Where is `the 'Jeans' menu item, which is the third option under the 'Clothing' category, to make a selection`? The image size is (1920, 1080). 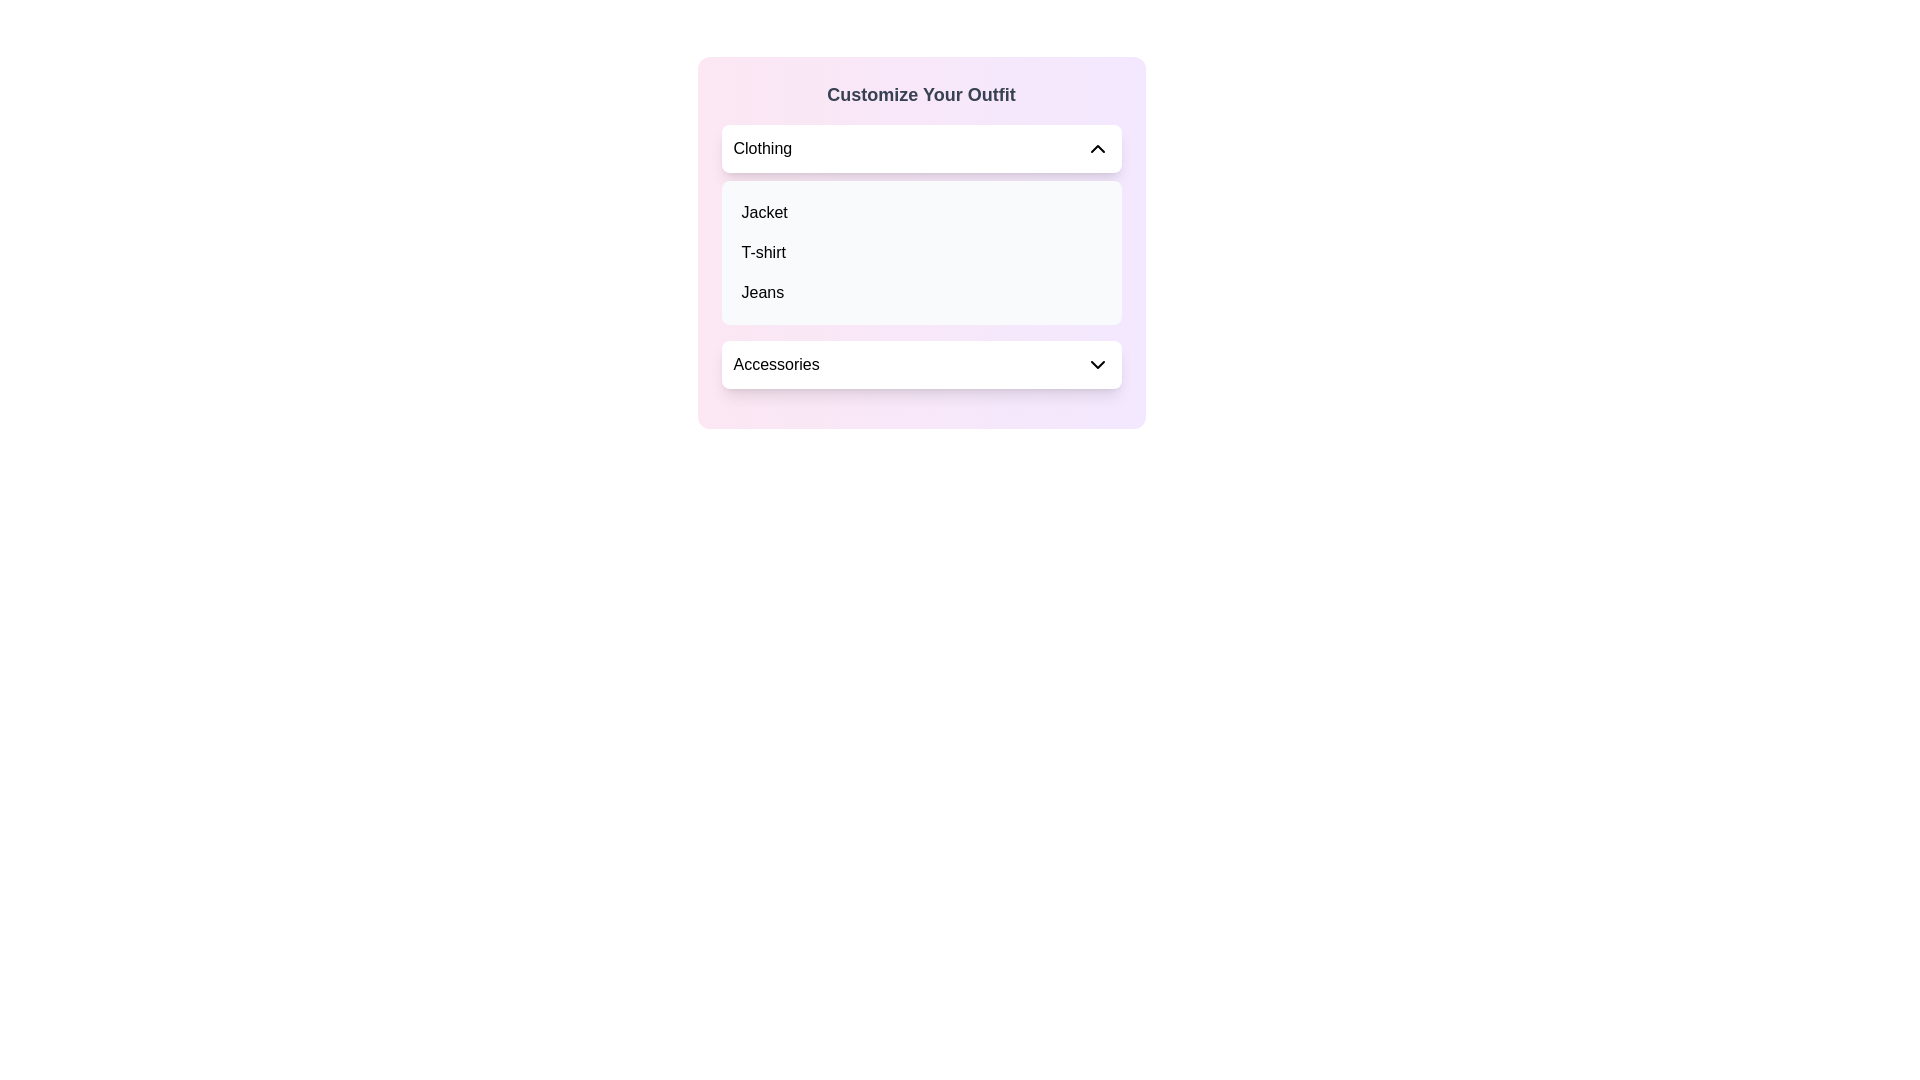 the 'Jeans' menu item, which is the third option under the 'Clothing' category, to make a selection is located at coordinates (920, 293).